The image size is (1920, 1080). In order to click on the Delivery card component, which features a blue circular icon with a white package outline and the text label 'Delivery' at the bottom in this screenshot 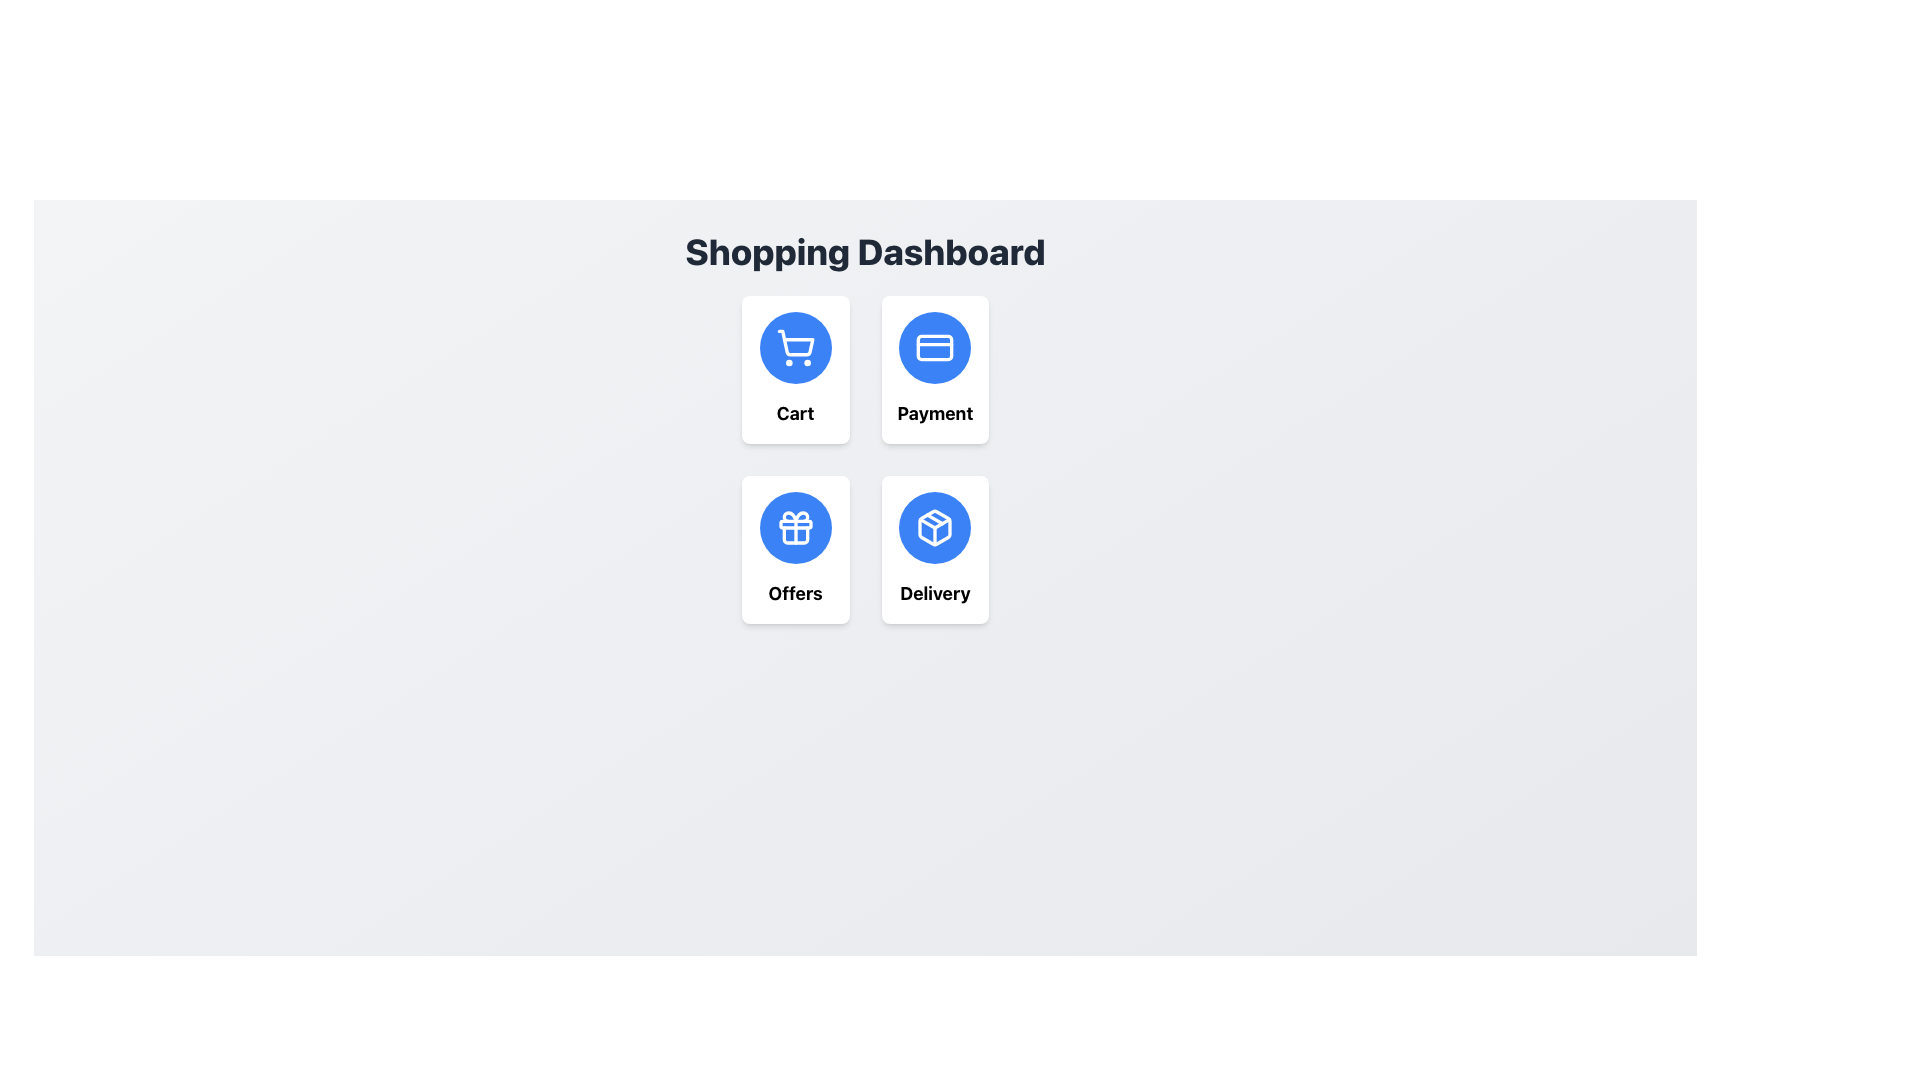, I will do `click(934, 550)`.